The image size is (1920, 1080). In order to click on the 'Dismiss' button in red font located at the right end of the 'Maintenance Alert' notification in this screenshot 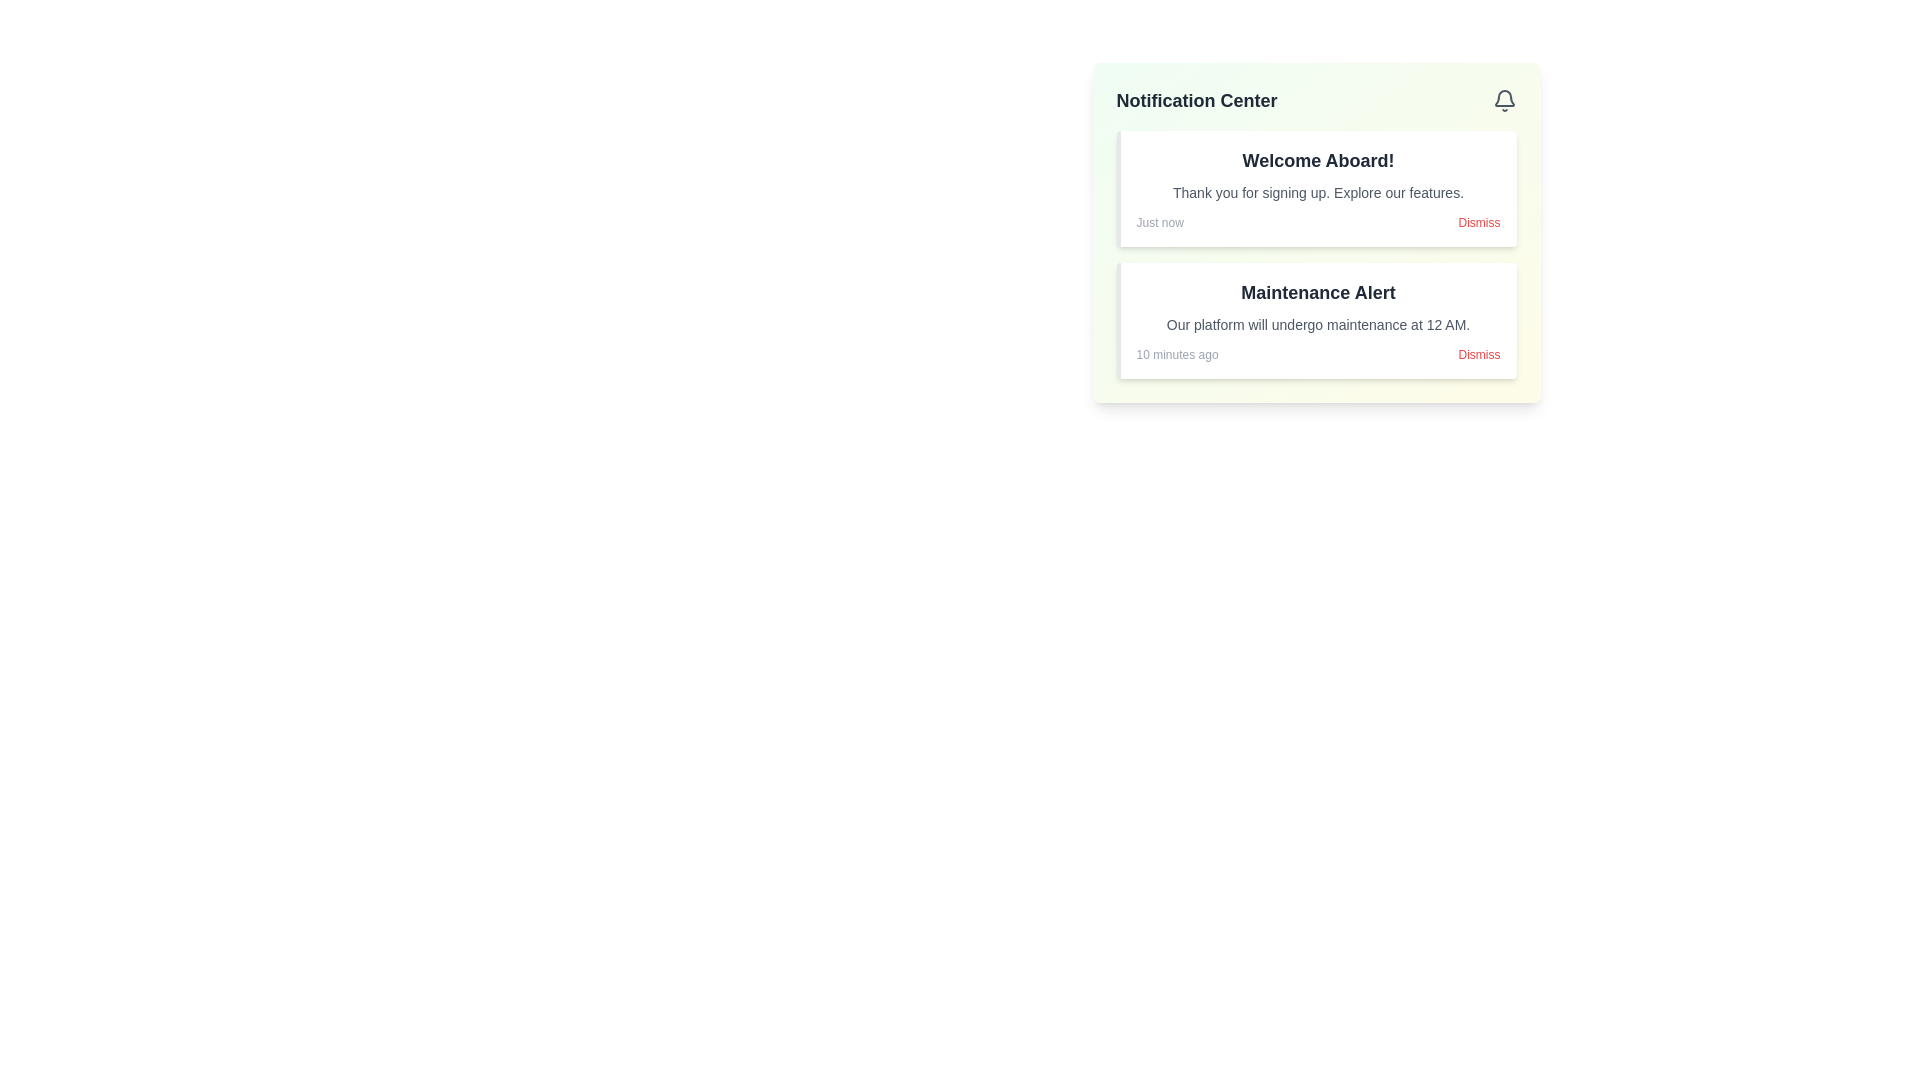, I will do `click(1479, 353)`.